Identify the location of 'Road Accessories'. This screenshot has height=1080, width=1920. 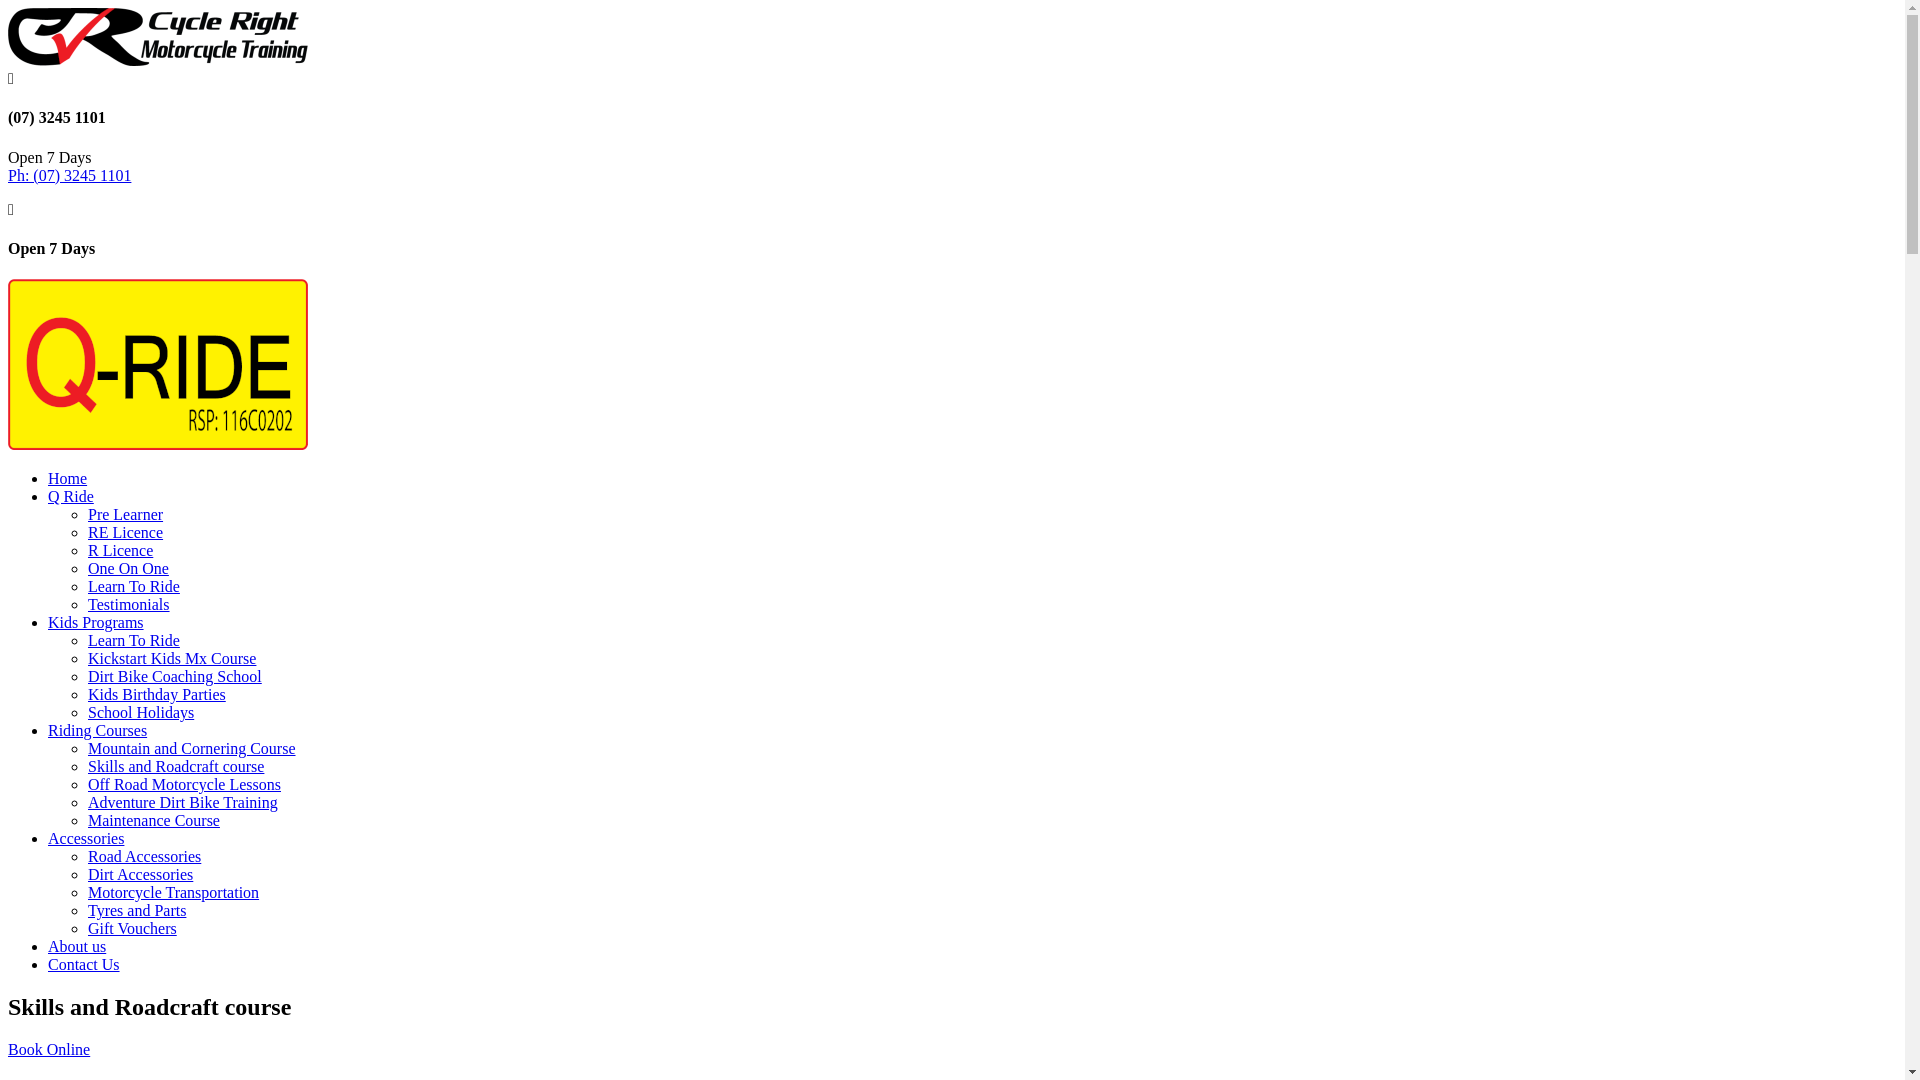
(86, 855).